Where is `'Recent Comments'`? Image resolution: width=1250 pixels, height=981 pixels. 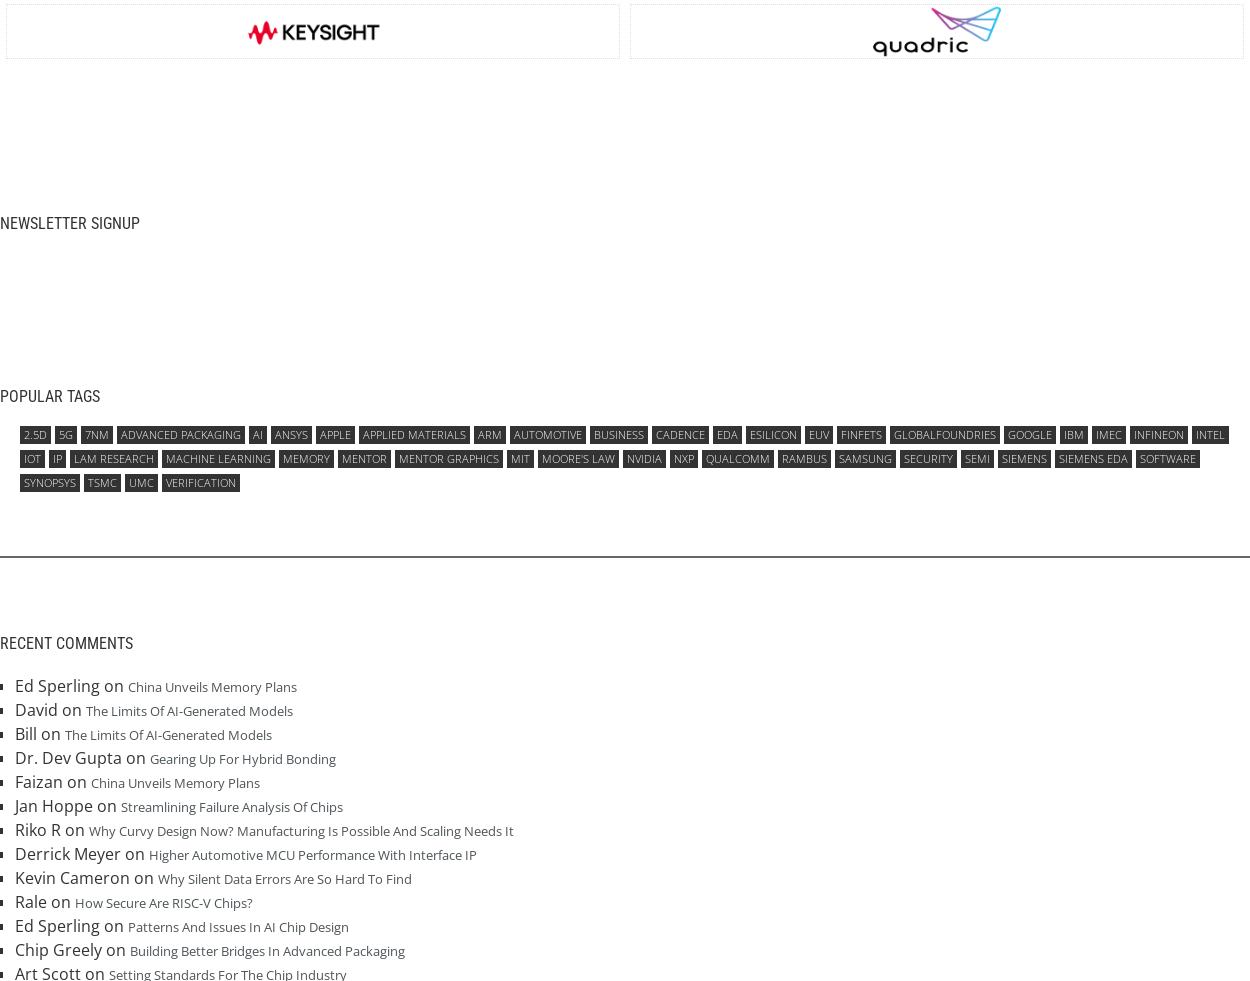 'Recent Comments' is located at coordinates (65, 643).